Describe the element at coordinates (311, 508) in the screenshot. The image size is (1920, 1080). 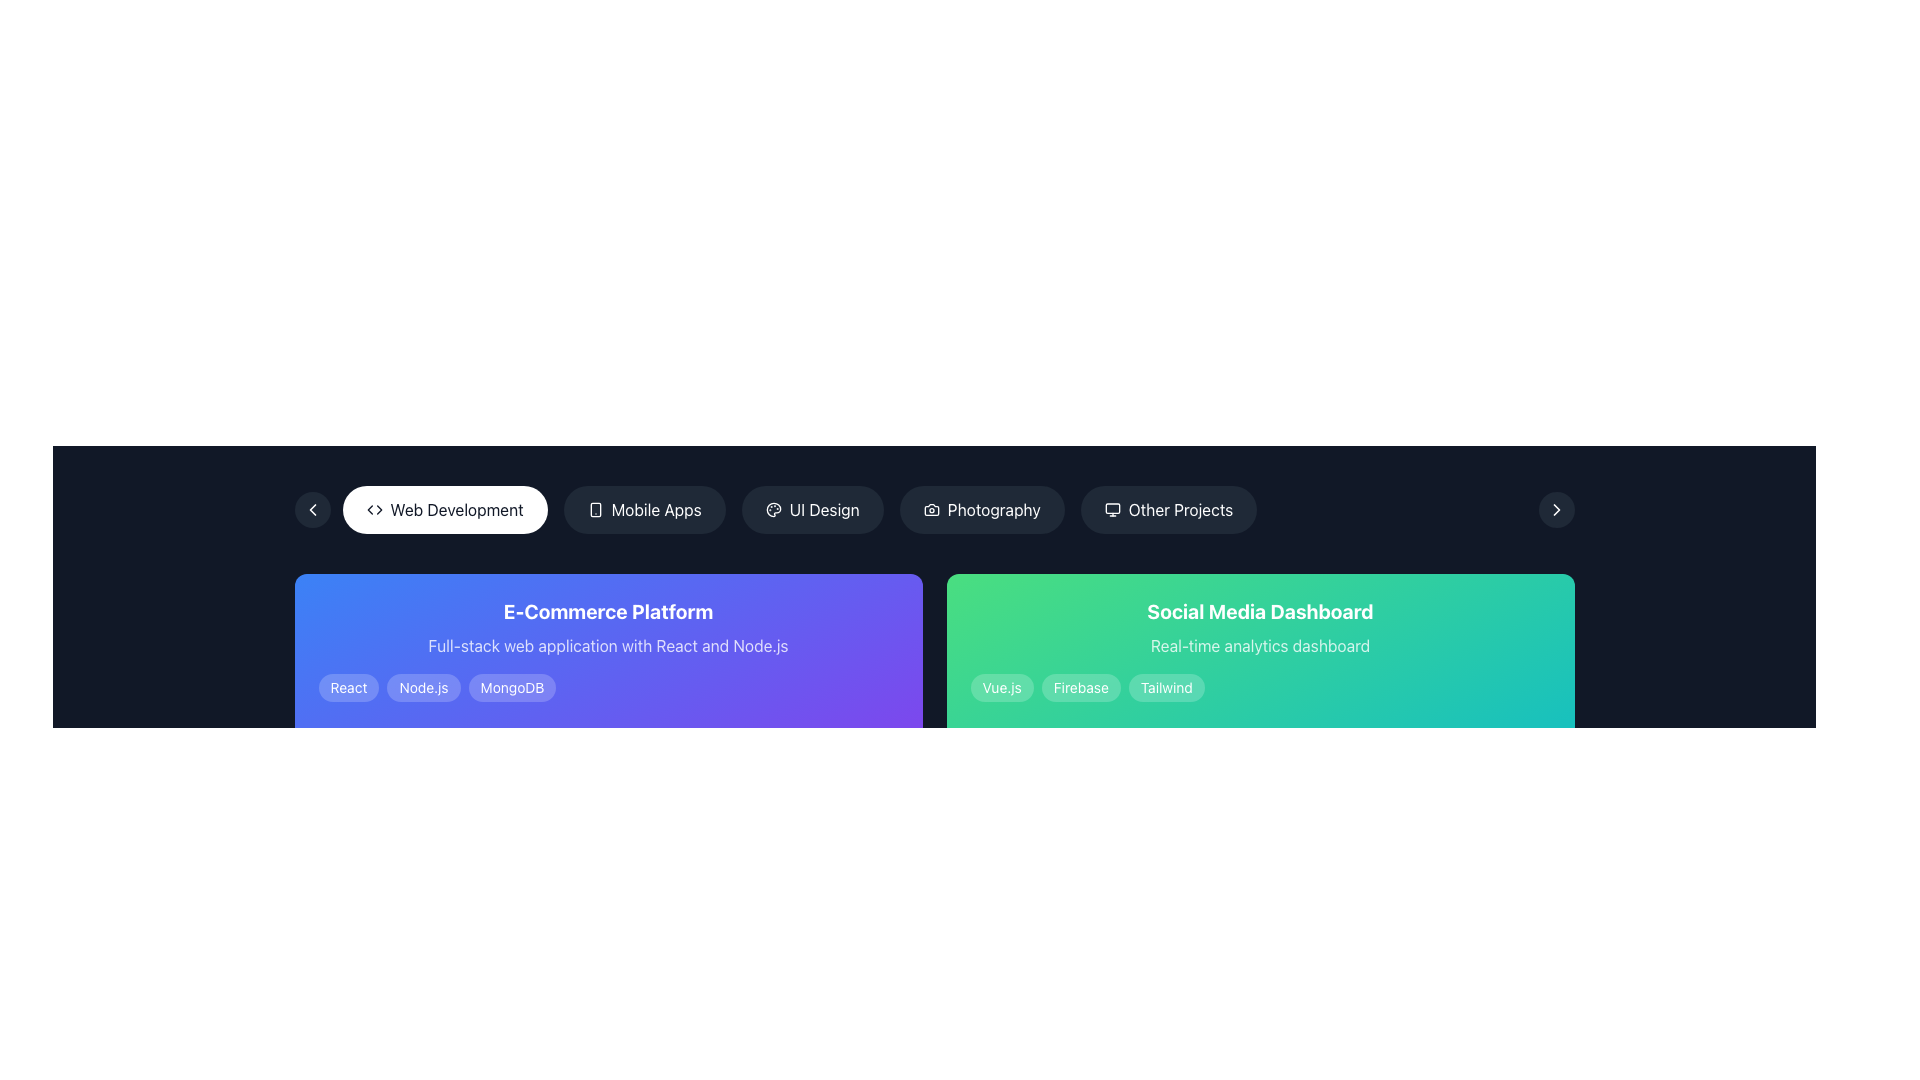
I see `the button located at the leftmost side of the navigation bar, adjacent to the 'Web Development' category` at that location.